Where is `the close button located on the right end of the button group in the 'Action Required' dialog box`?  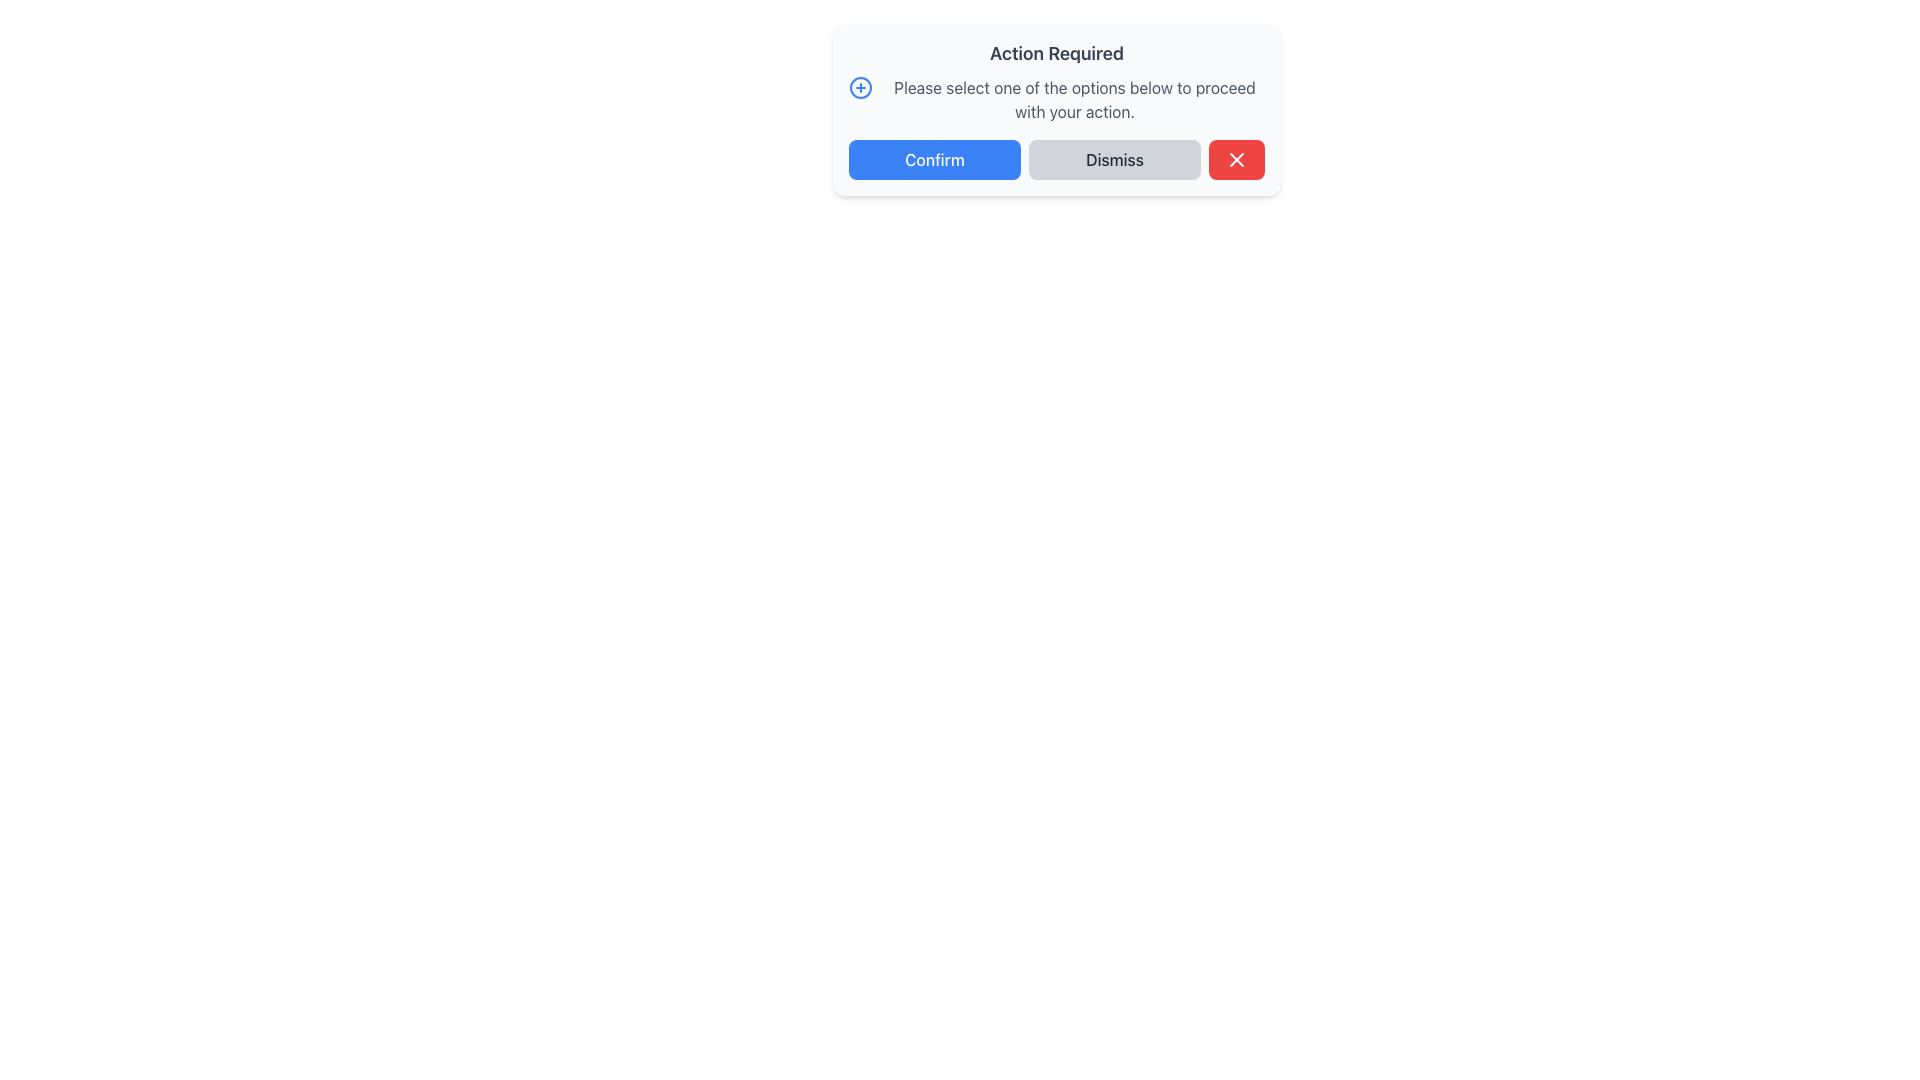 the close button located on the right end of the button group in the 'Action Required' dialog box is located at coordinates (1236, 158).